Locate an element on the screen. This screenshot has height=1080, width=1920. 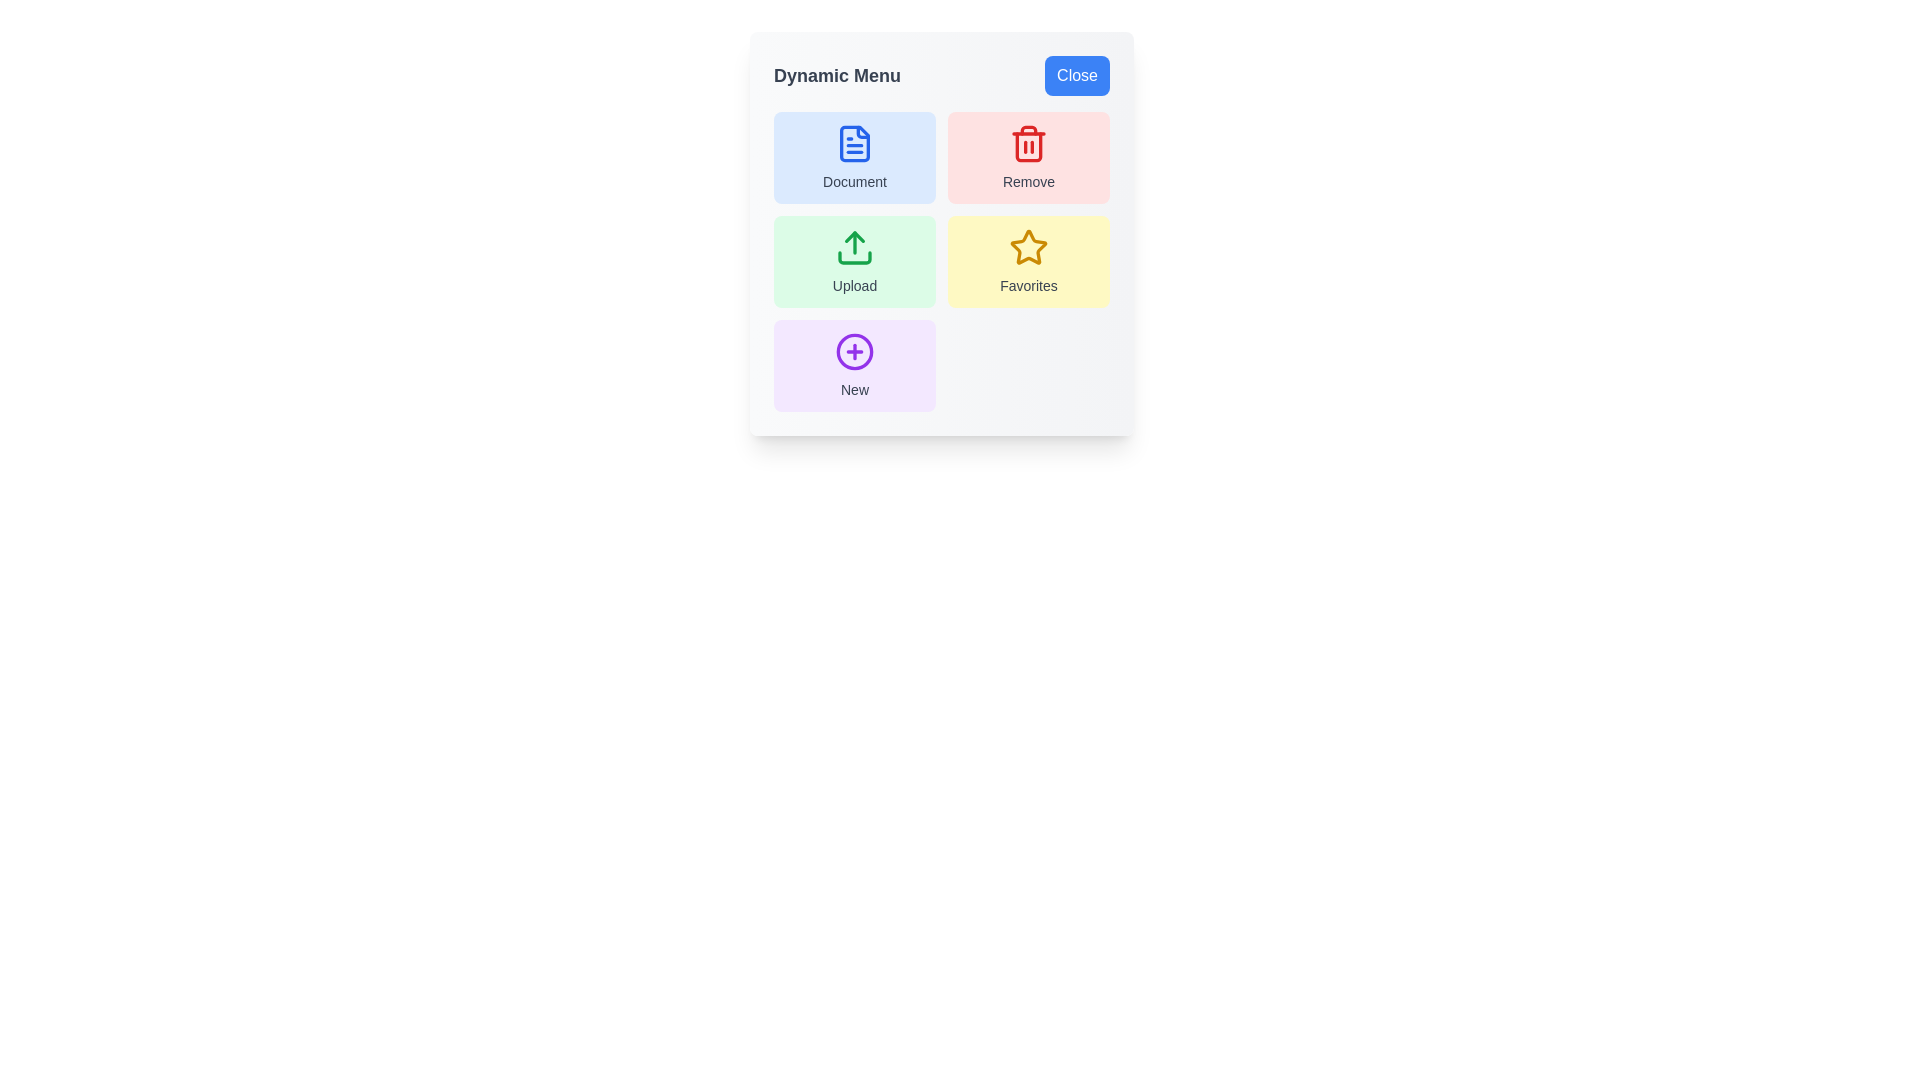
the top-left button in a 2x3 grid layout located centrally in a modal overlay is located at coordinates (854, 157).